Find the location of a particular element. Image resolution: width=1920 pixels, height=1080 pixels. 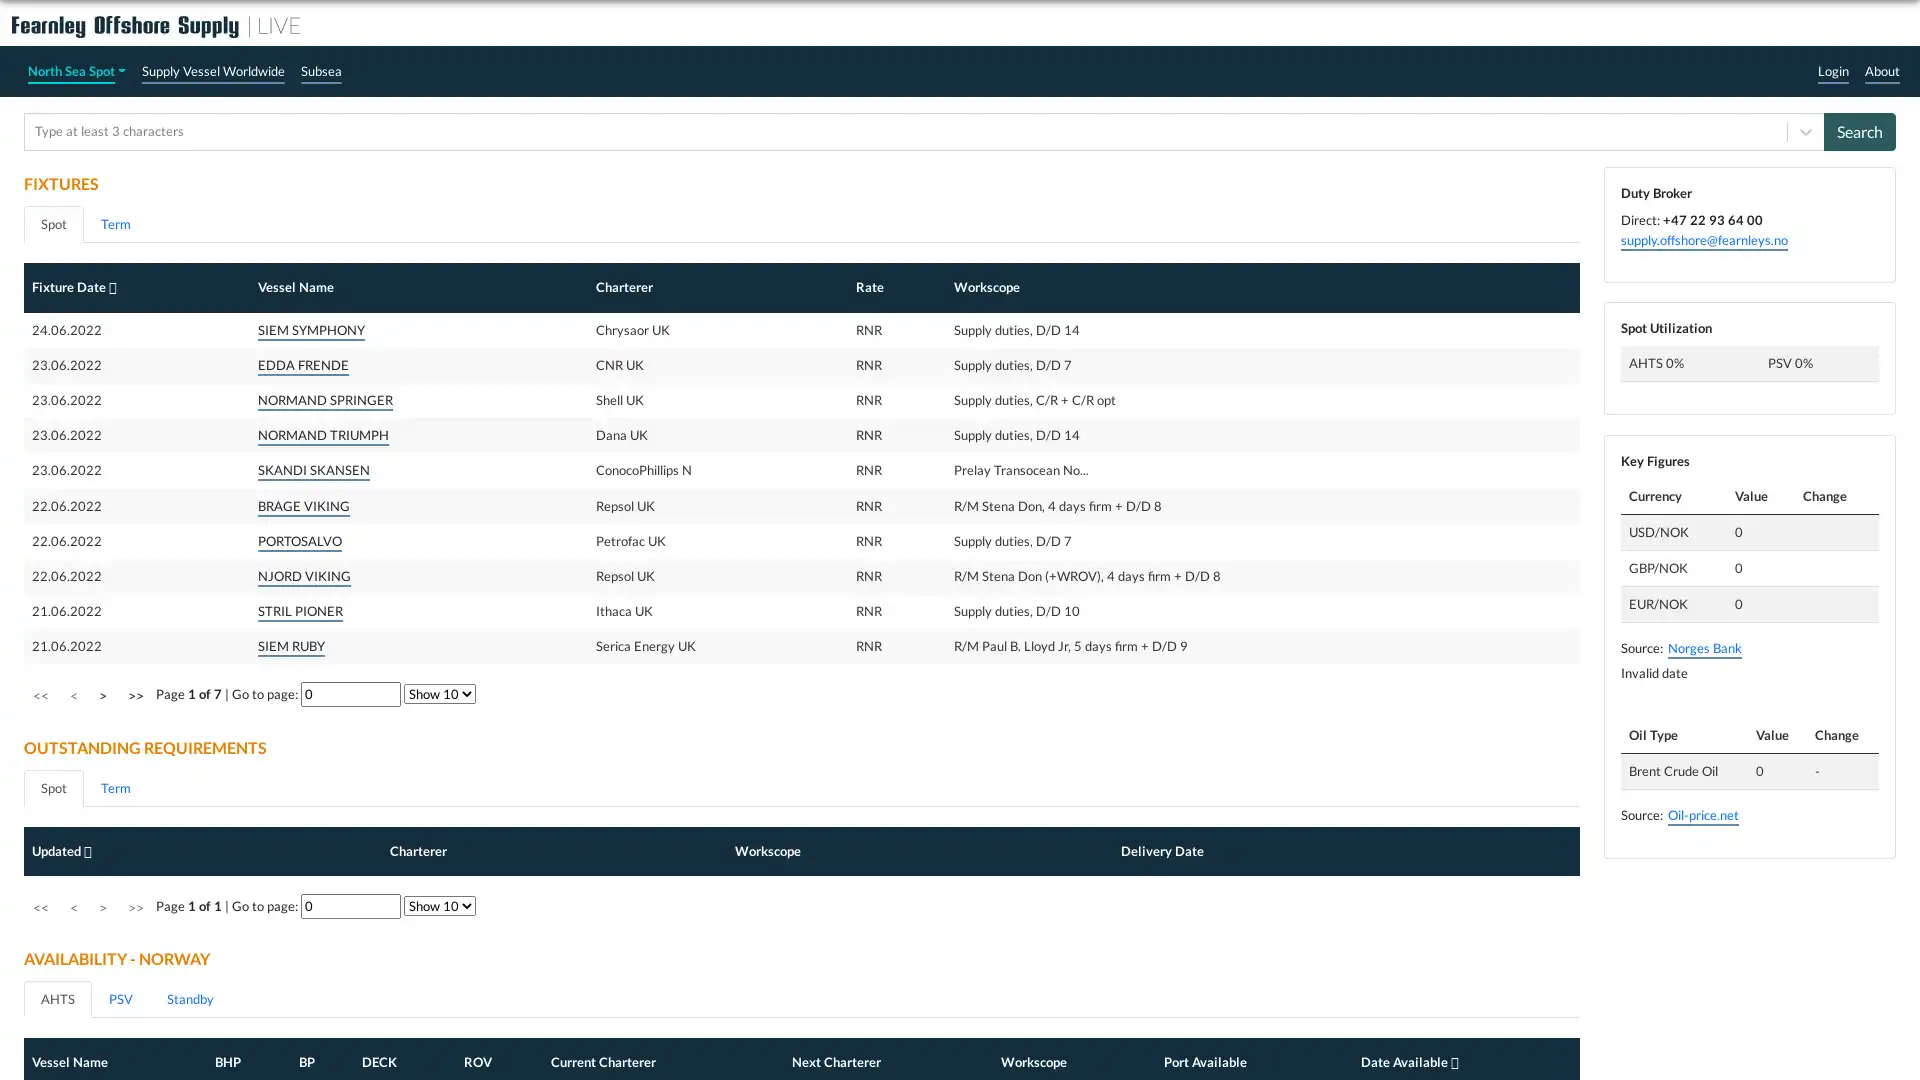

< is located at coordinates (73, 694).